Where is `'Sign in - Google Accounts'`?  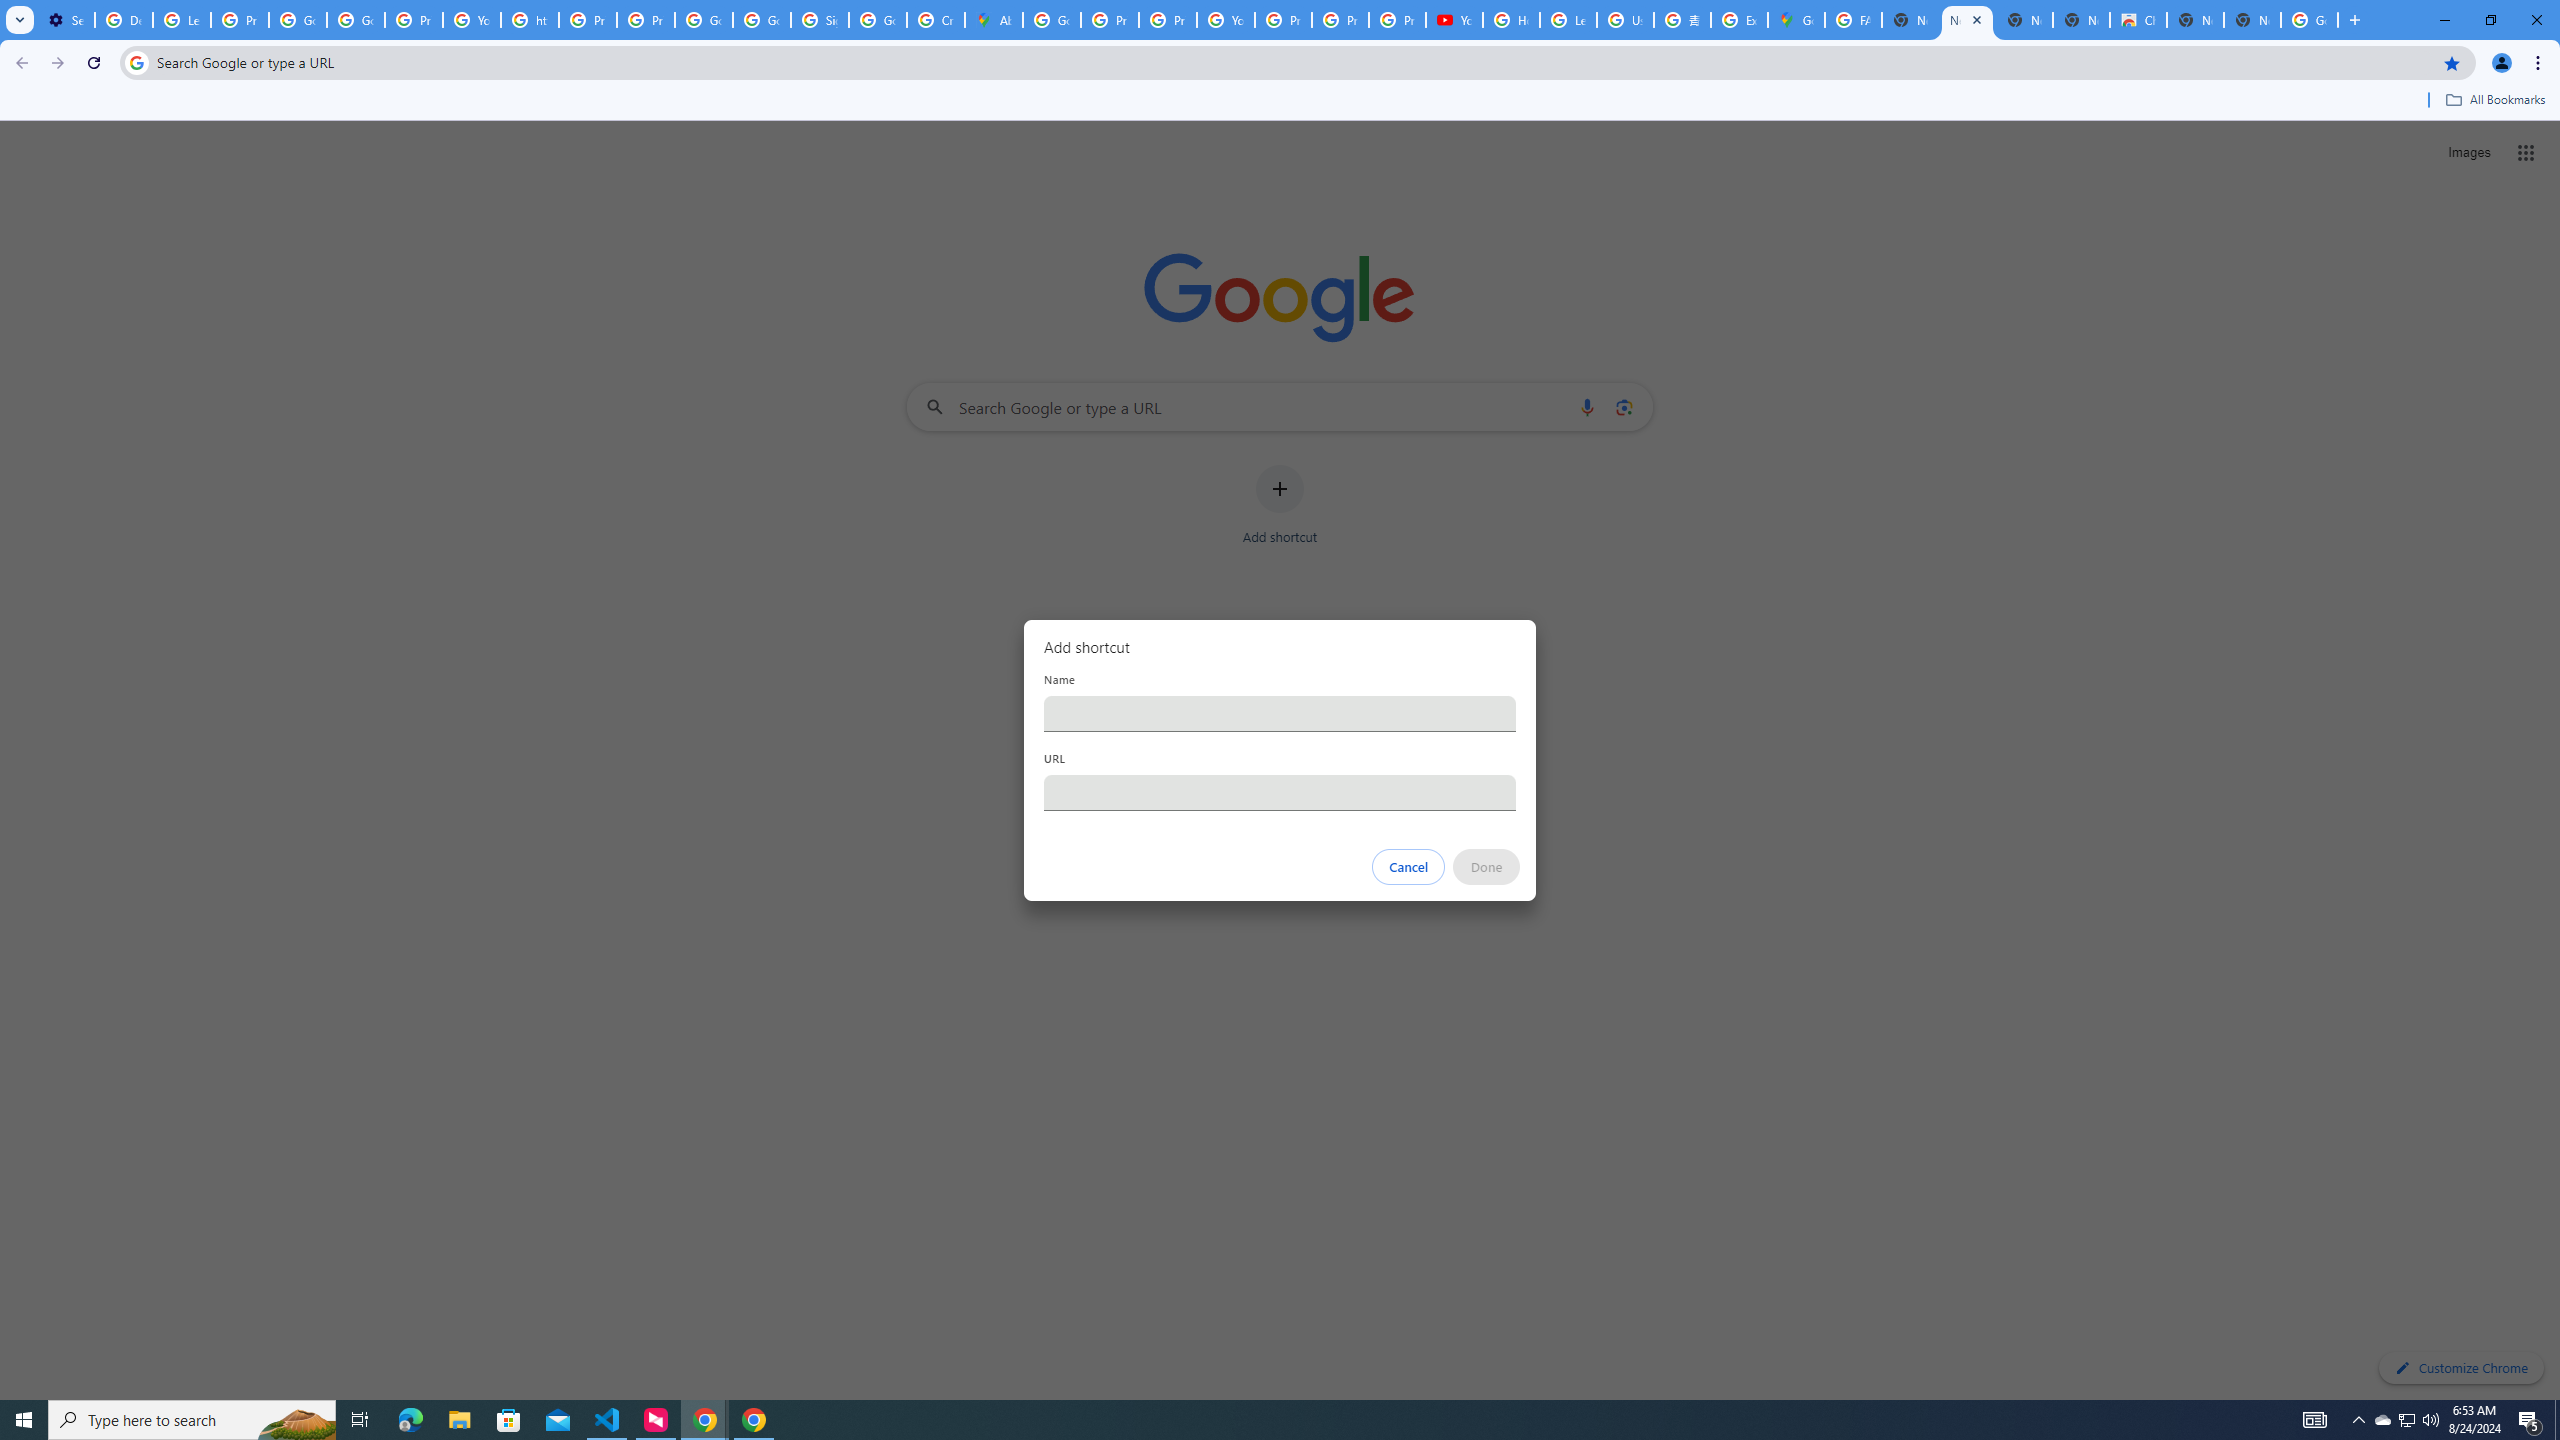
'Sign in - Google Accounts' is located at coordinates (819, 19).